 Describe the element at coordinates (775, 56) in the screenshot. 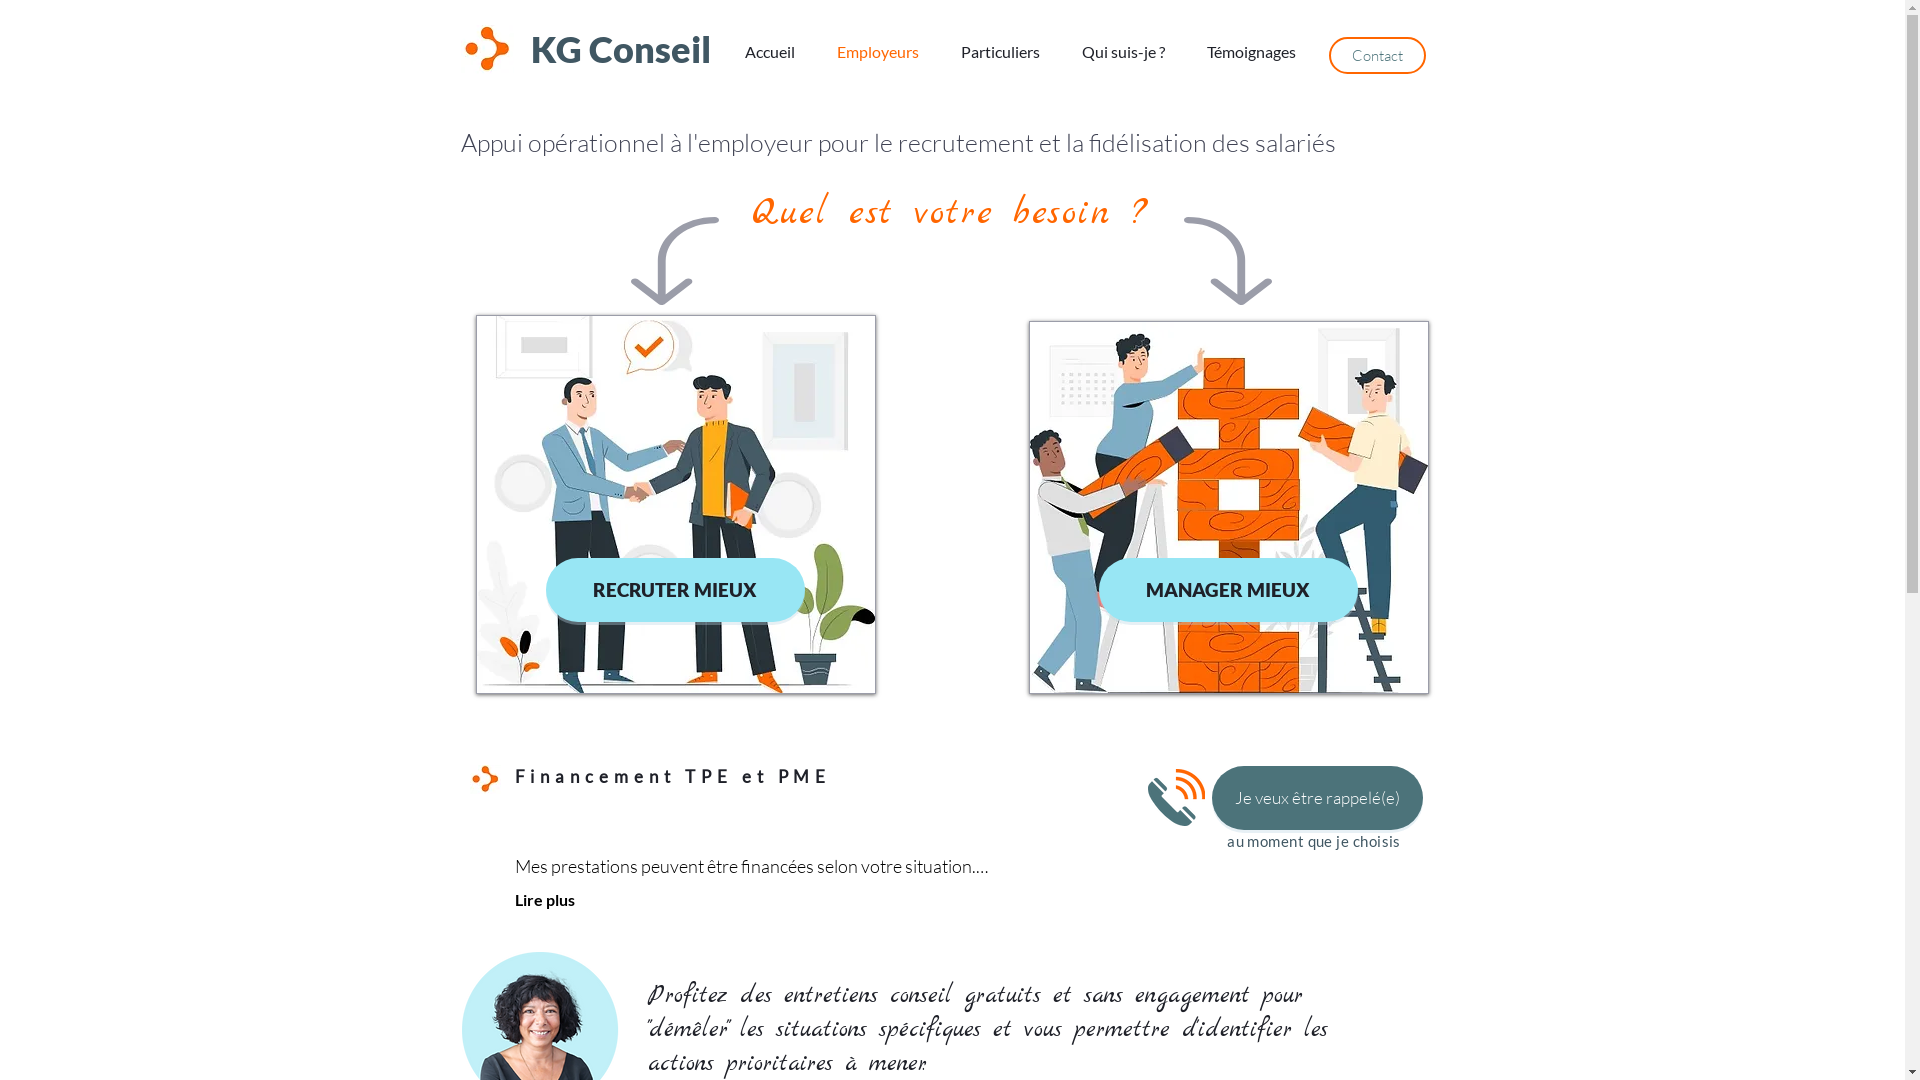

I see `'Accueil'` at that location.